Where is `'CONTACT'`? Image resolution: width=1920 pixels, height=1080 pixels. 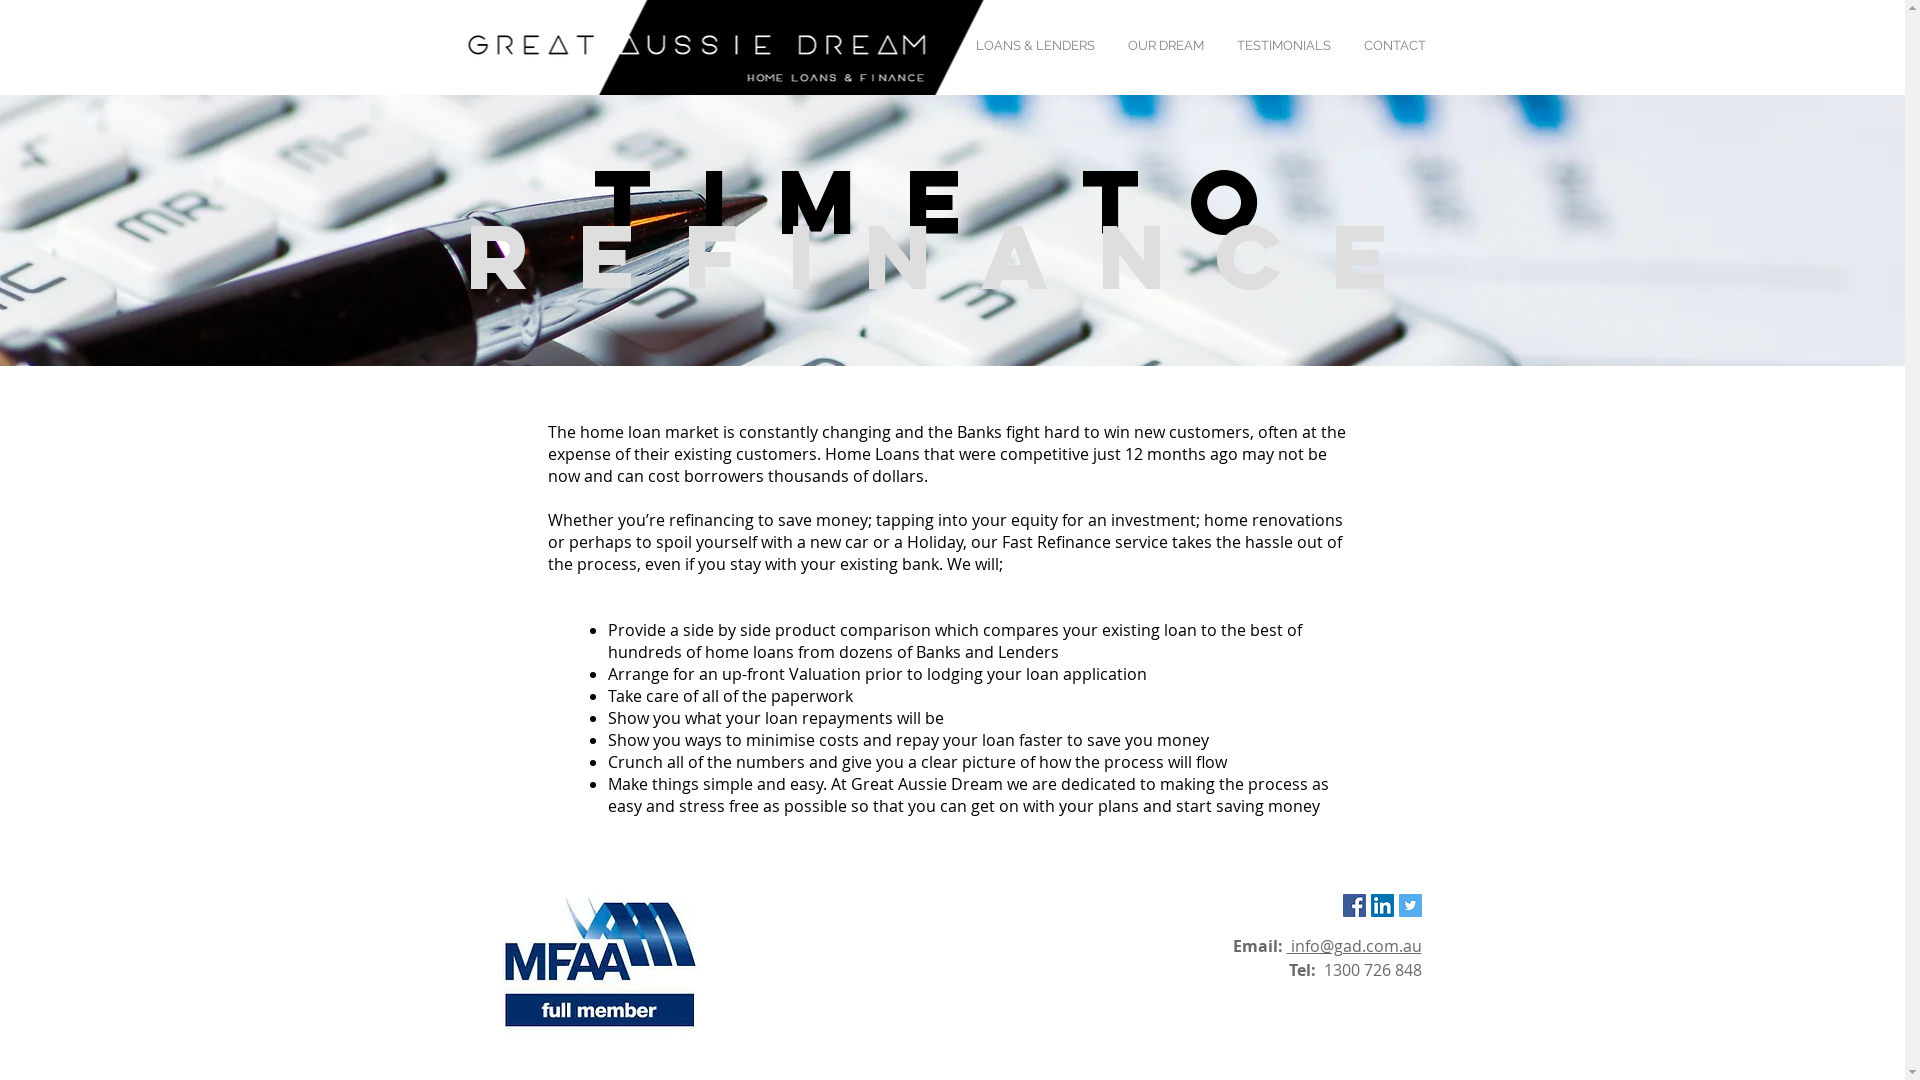 'CONTACT' is located at coordinates (1394, 45).